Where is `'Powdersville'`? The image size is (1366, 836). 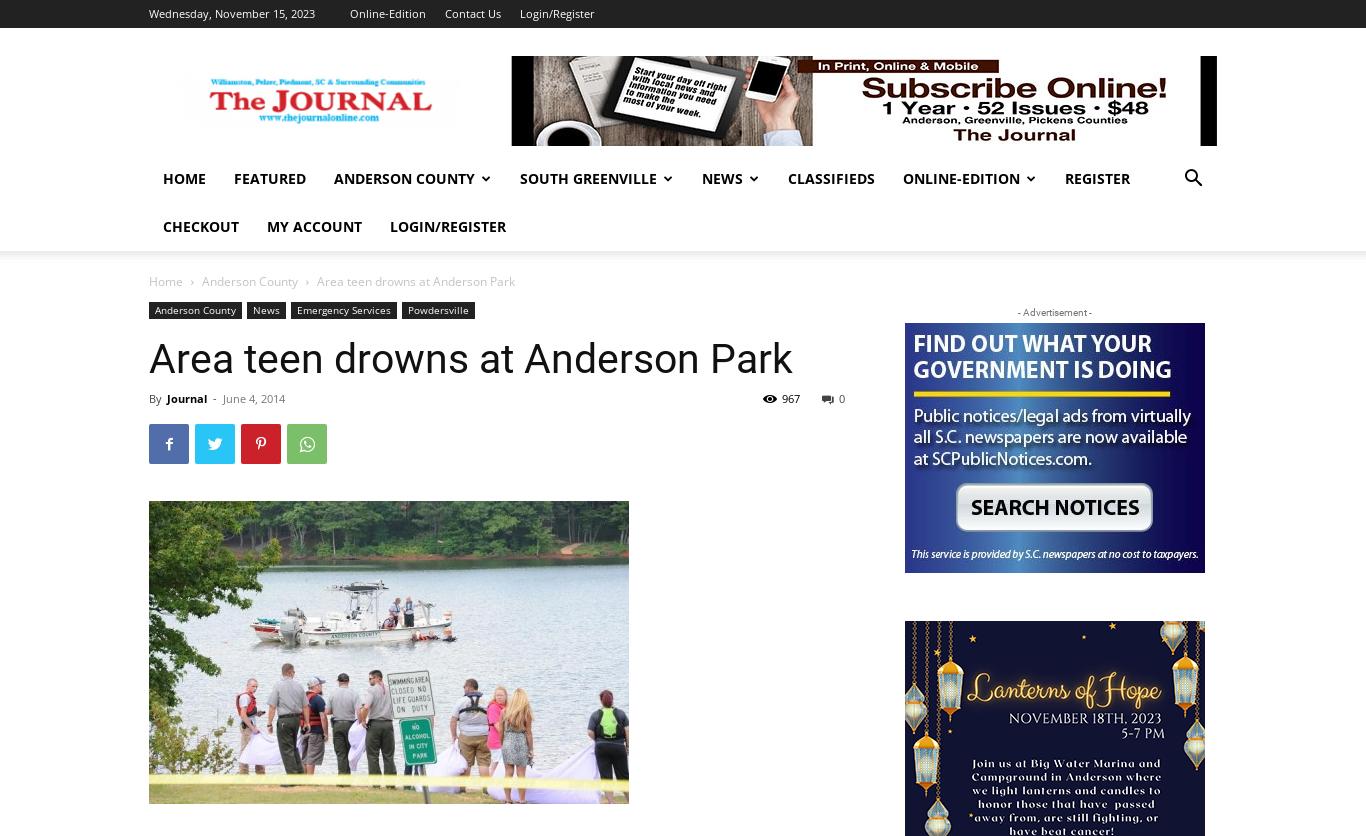 'Powdersville' is located at coordinates (437, 309).